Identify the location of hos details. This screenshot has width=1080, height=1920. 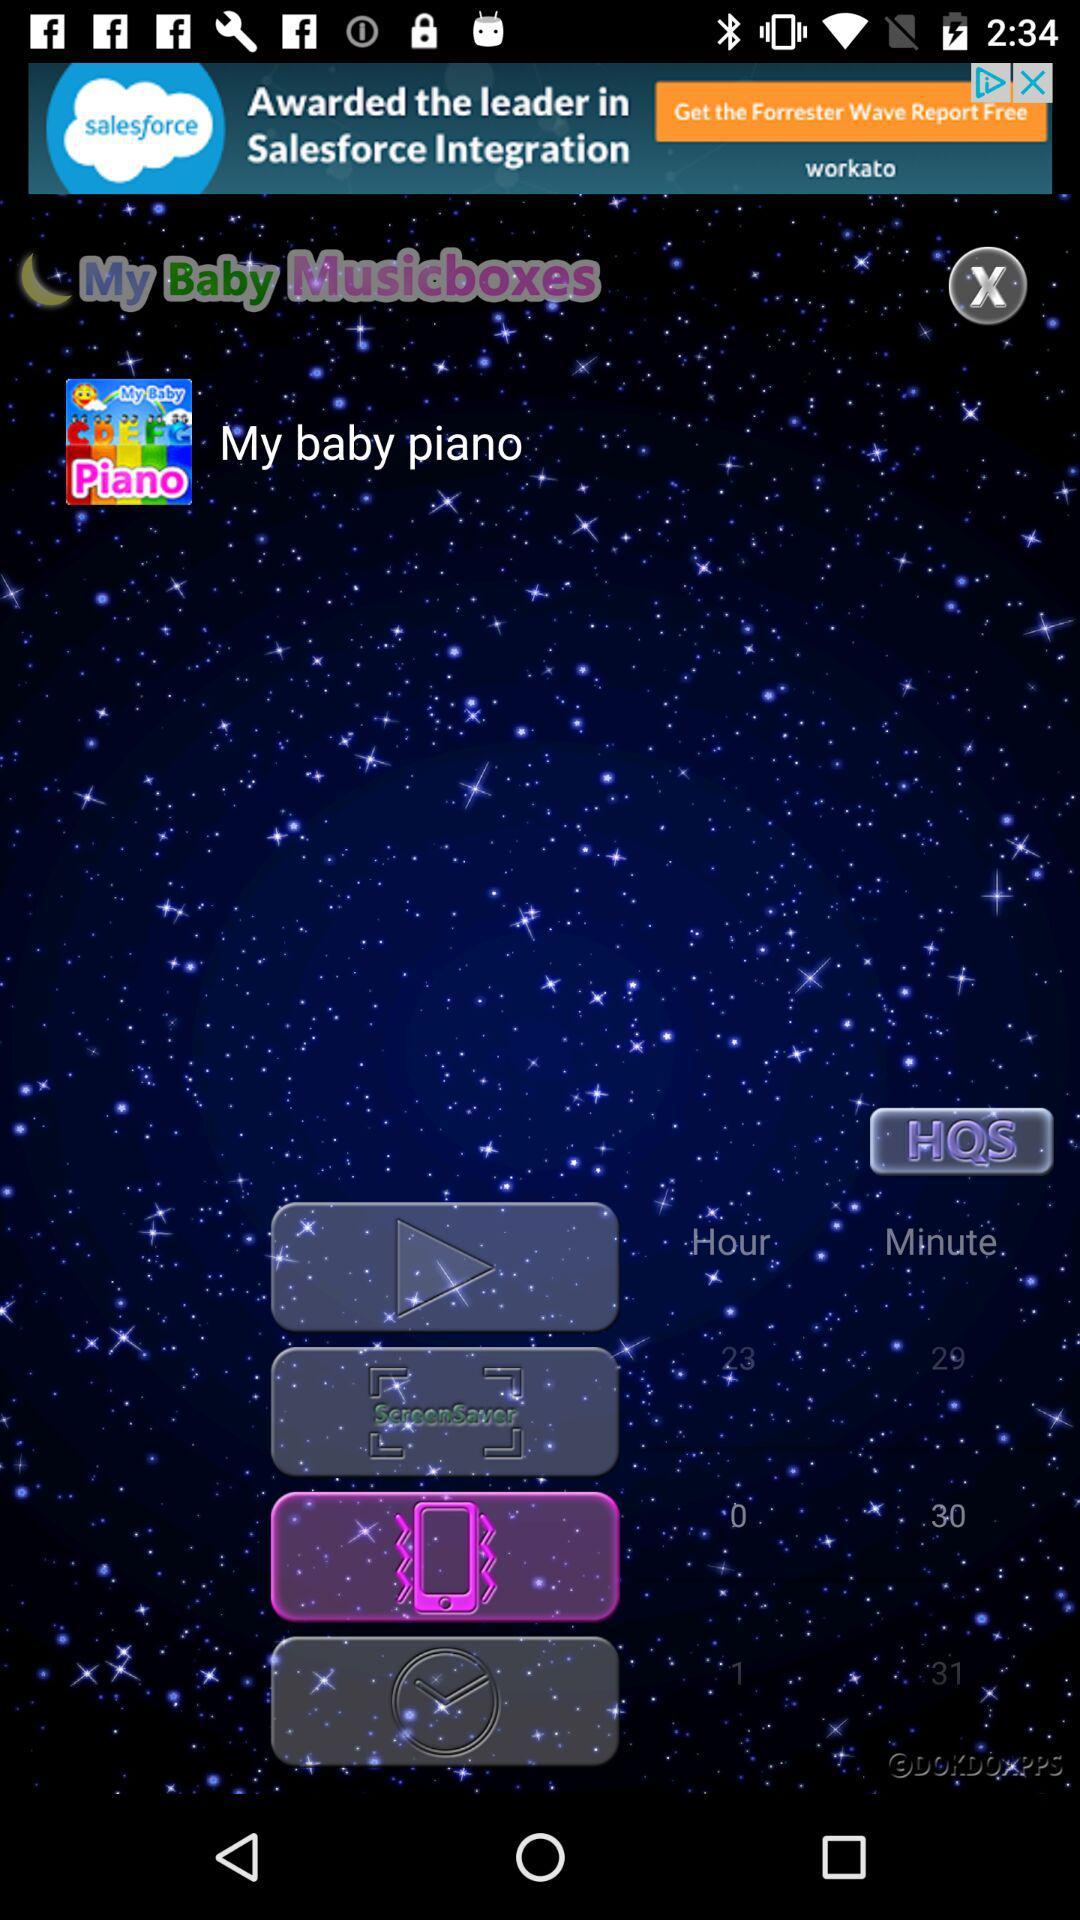
(960, 1141).